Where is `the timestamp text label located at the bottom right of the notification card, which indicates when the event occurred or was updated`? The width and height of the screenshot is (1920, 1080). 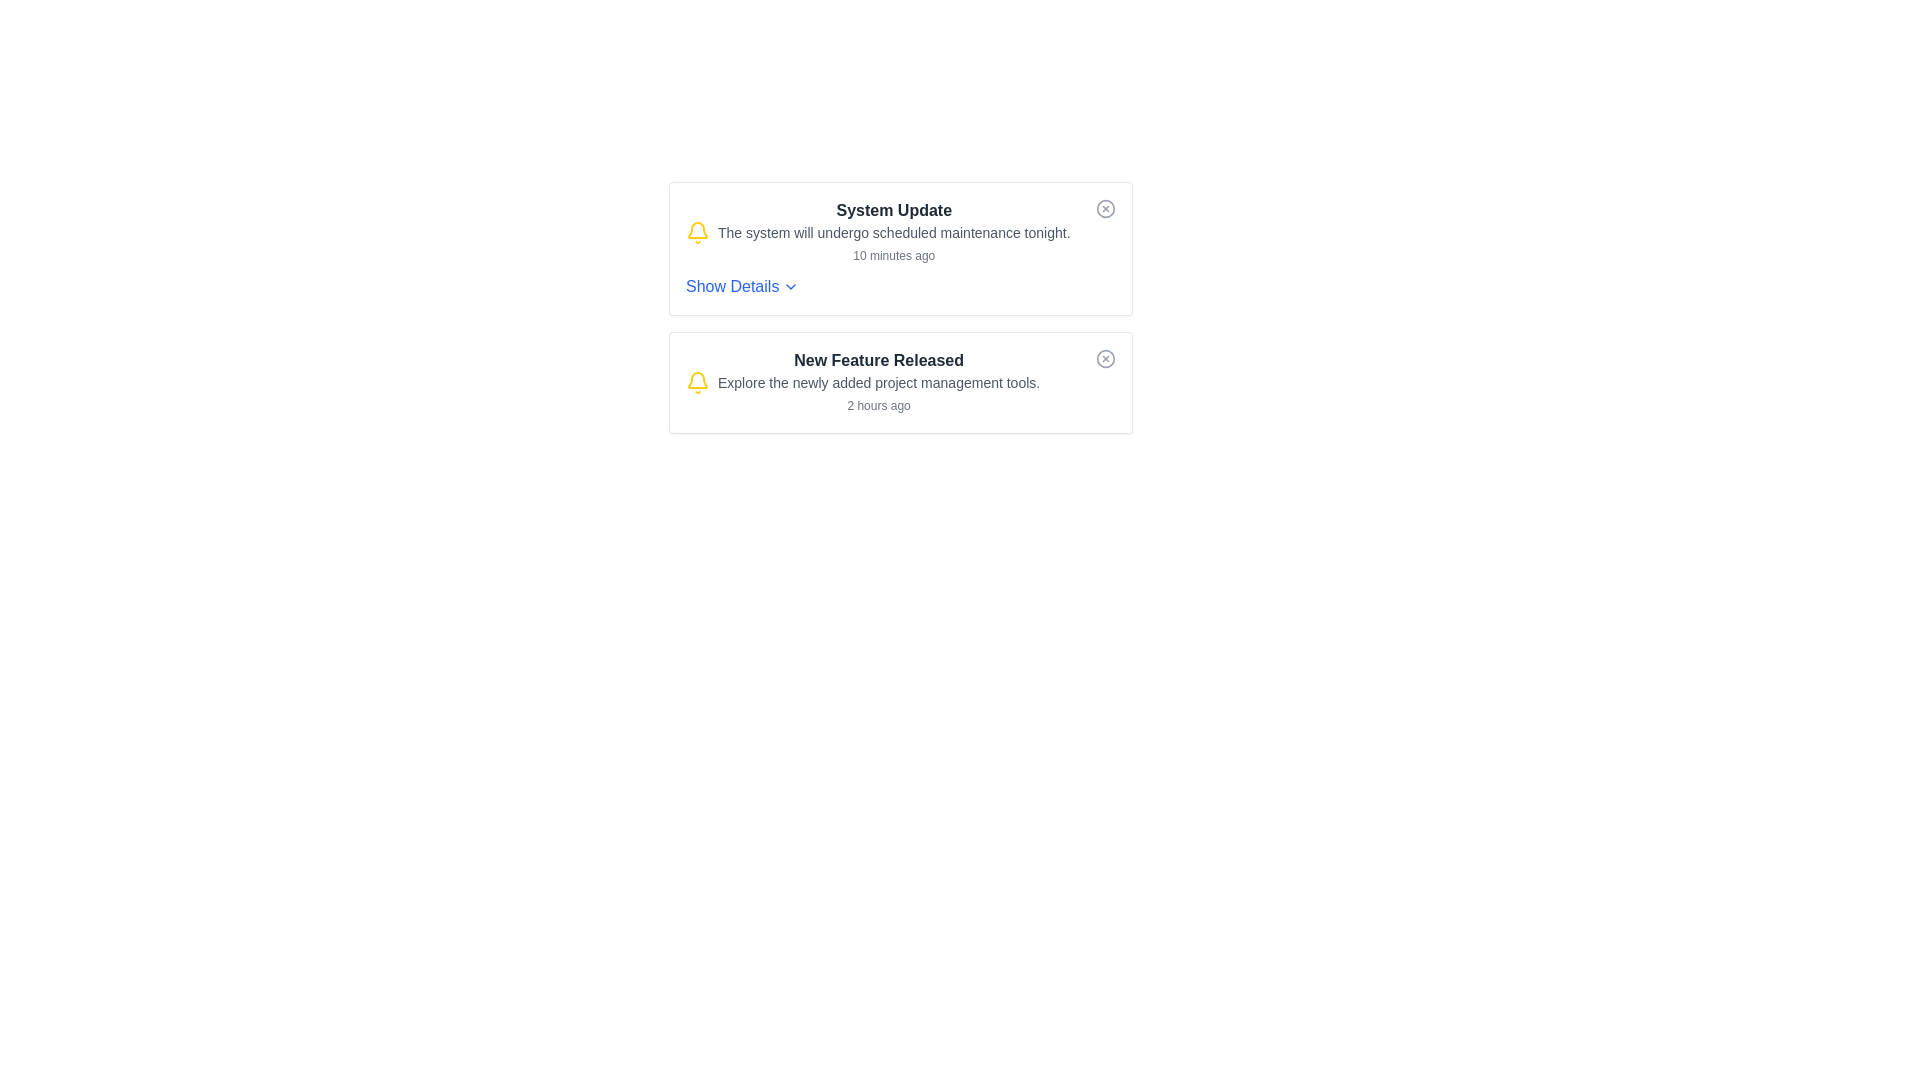
the timestamp text label located at the bottom right of the notification card, which indicates when the event occurred or was updated is located at coordinates (893, 254).